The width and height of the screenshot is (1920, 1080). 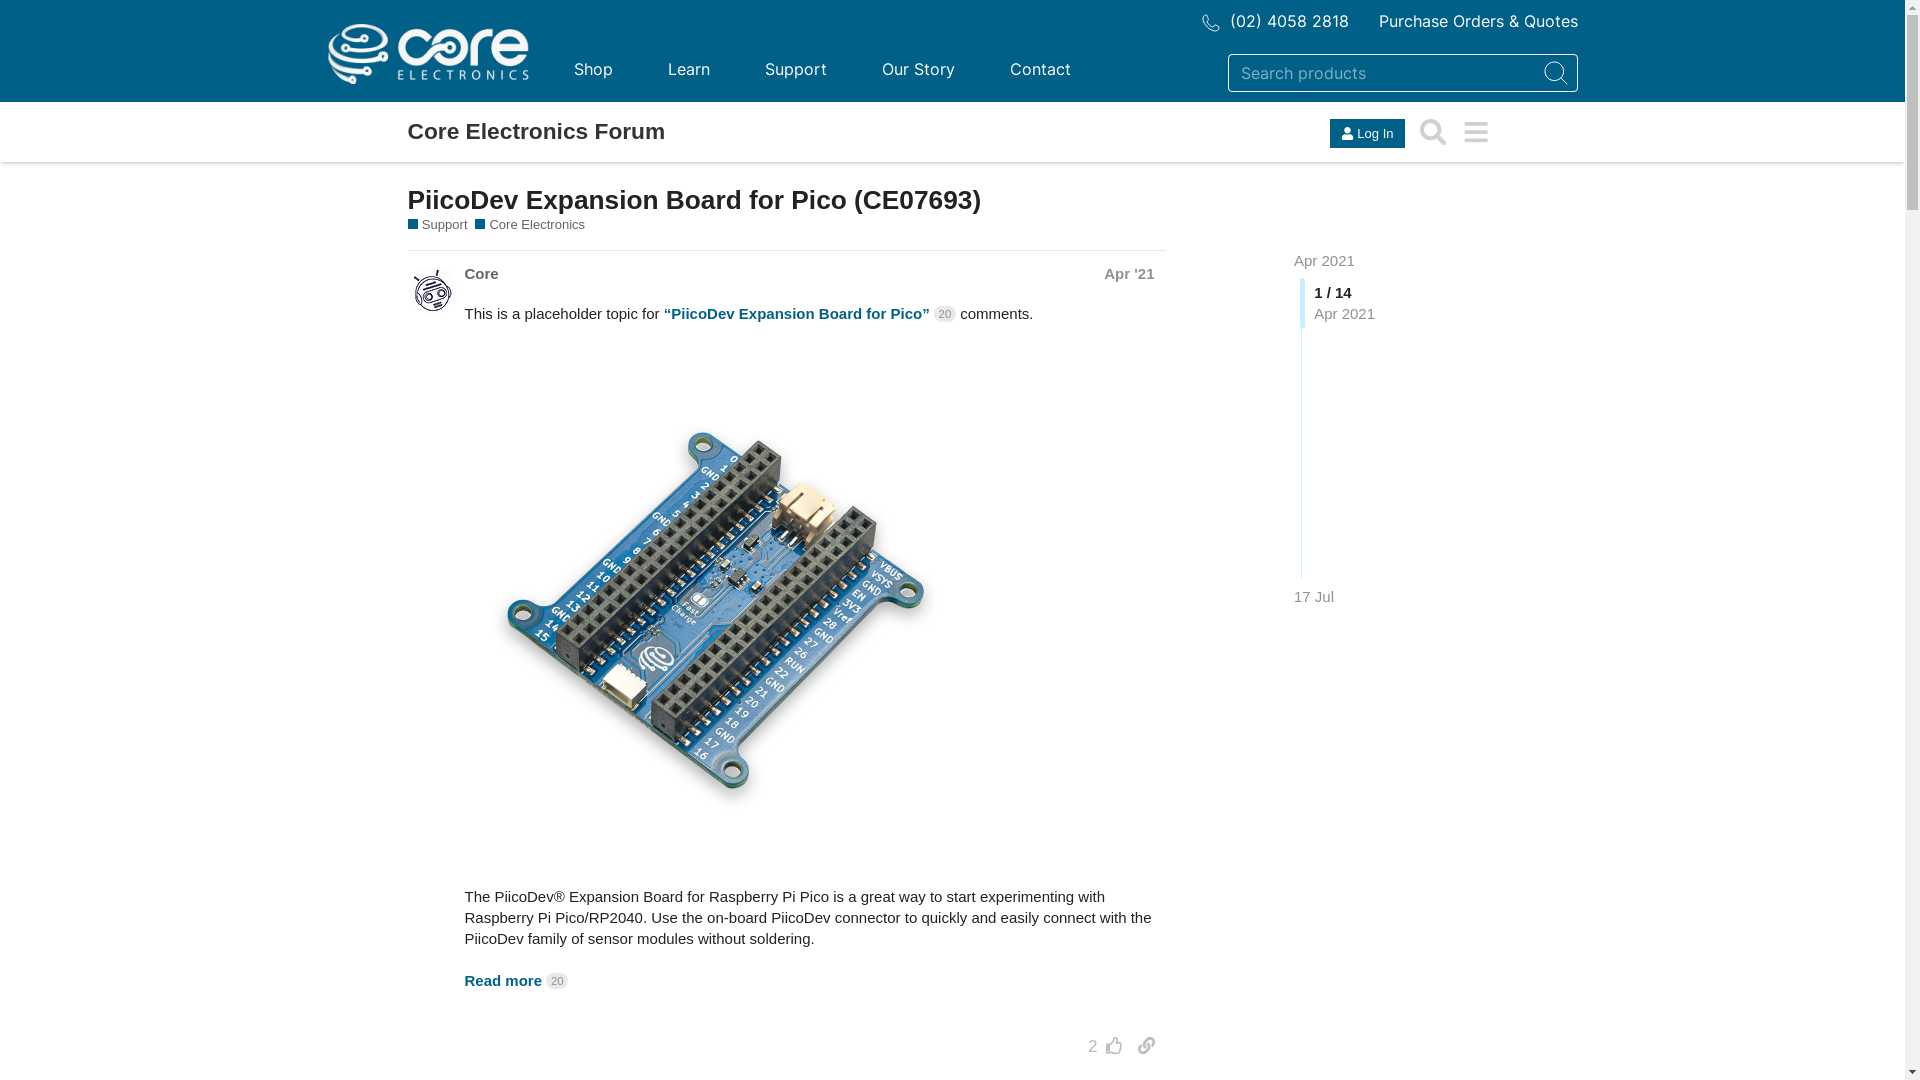 What do you see at coordinates (695, 200) in the screenshot?
I see `'PiicoDev Expansion Board for Pico (CE07693)'` at bounding box center [695, 200].